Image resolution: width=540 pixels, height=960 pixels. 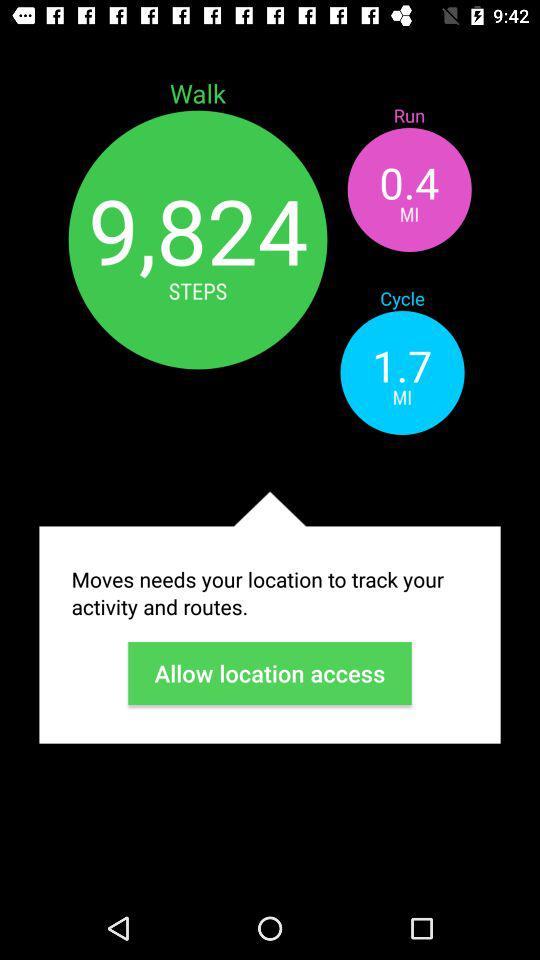 I want to click on the allow location access icon, so click(x=270, y=673).